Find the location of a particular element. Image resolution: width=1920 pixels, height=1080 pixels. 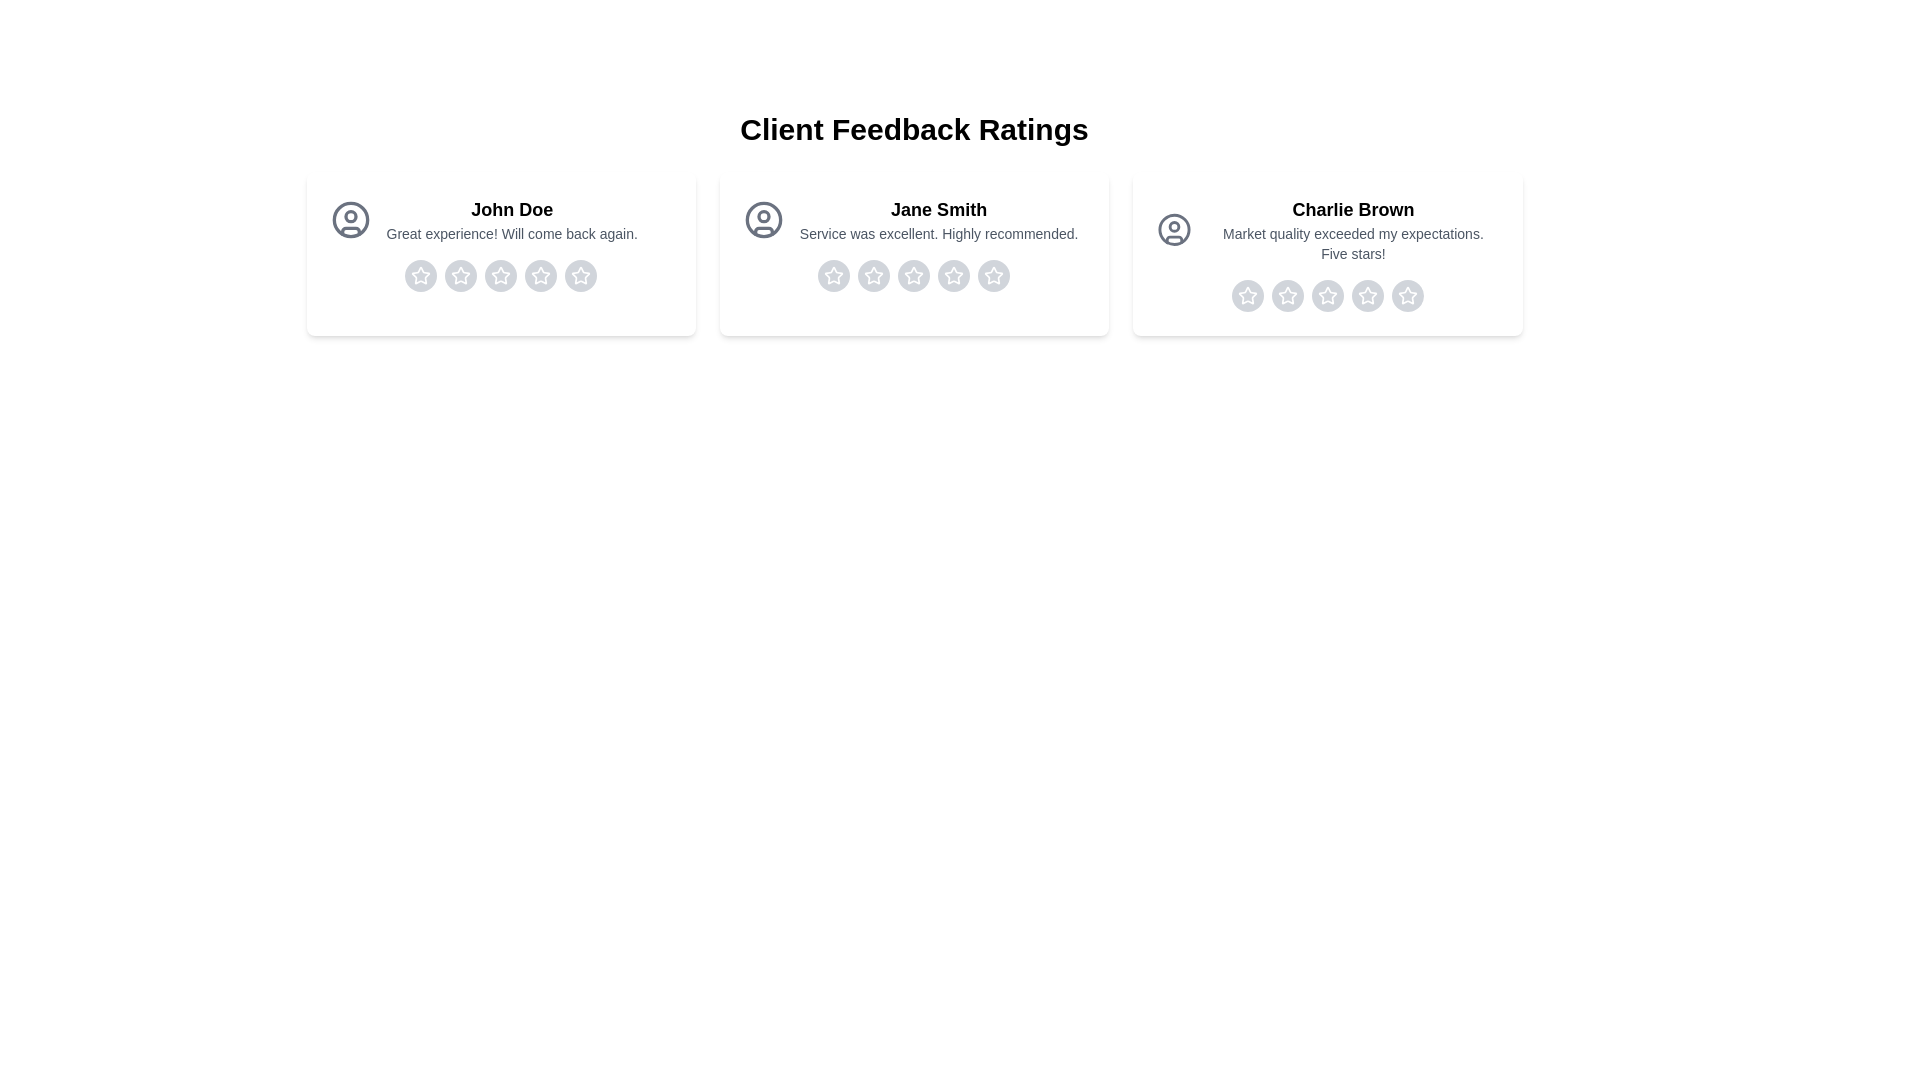

the avatar image of the reviewer 'John Doe' is located at coordinates (350, 219).